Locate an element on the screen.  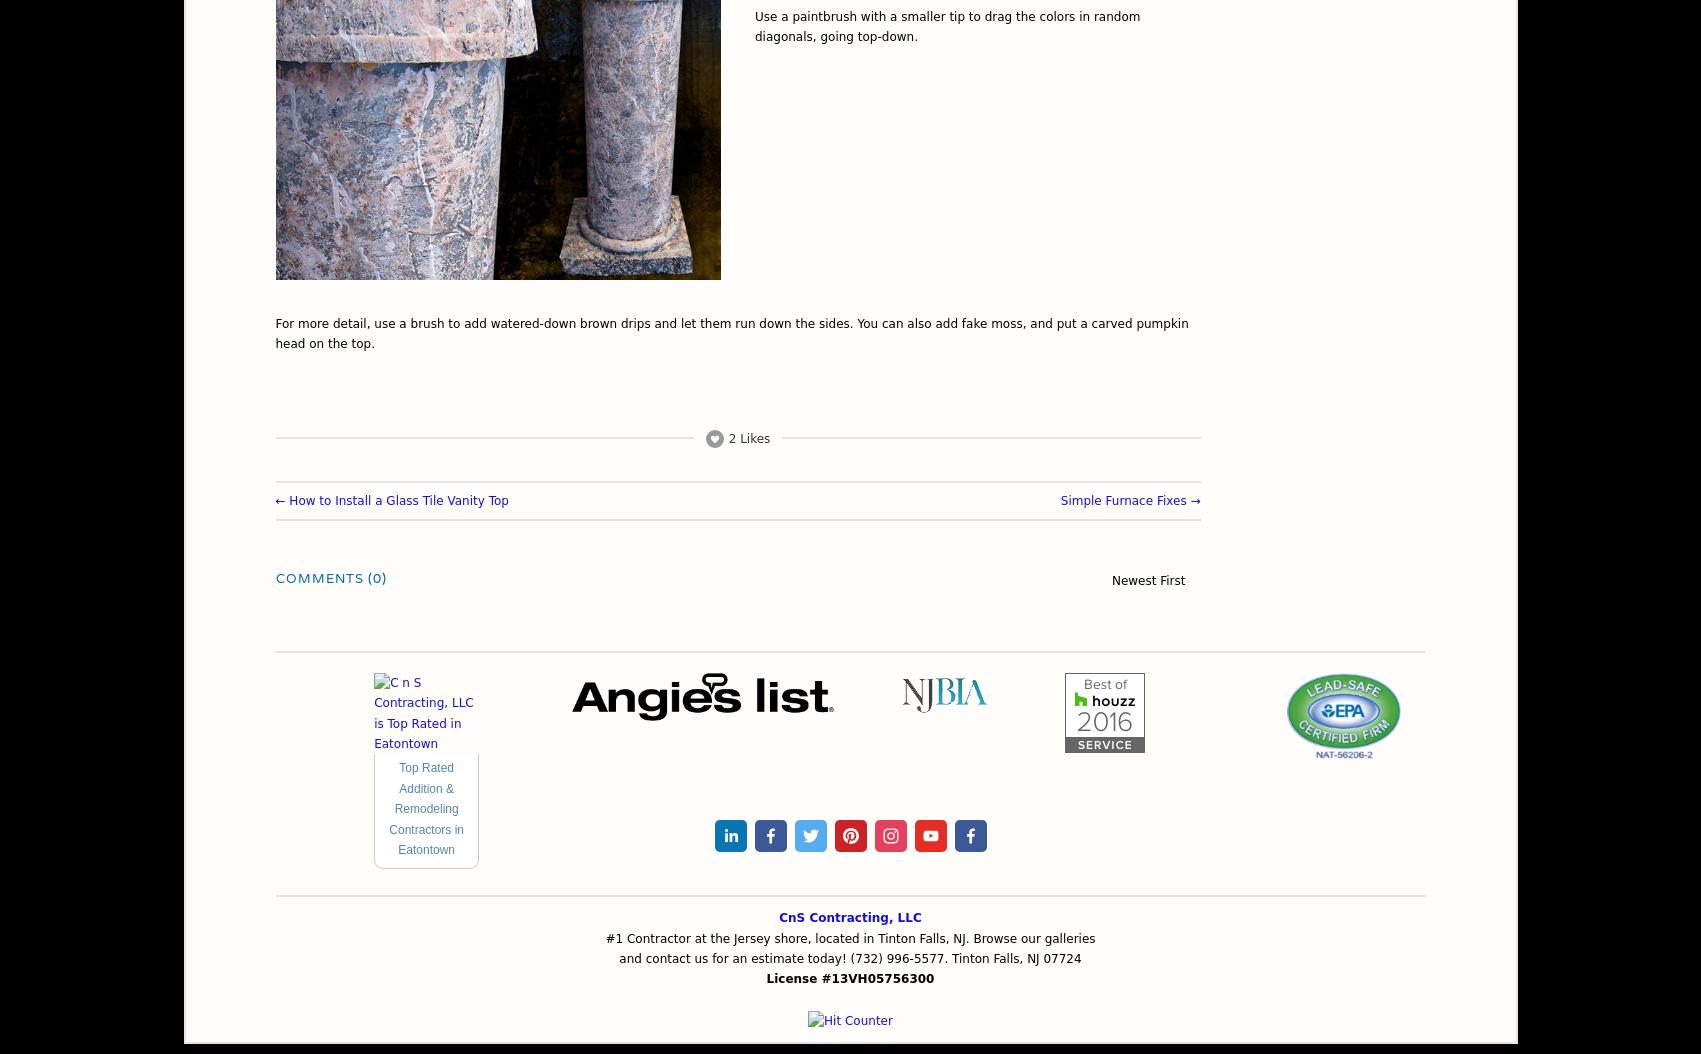
'and contact us for an estimate today! (732) 996-5577. Tinton Falls, NJ 07724' is located at coordinates (849, 959).